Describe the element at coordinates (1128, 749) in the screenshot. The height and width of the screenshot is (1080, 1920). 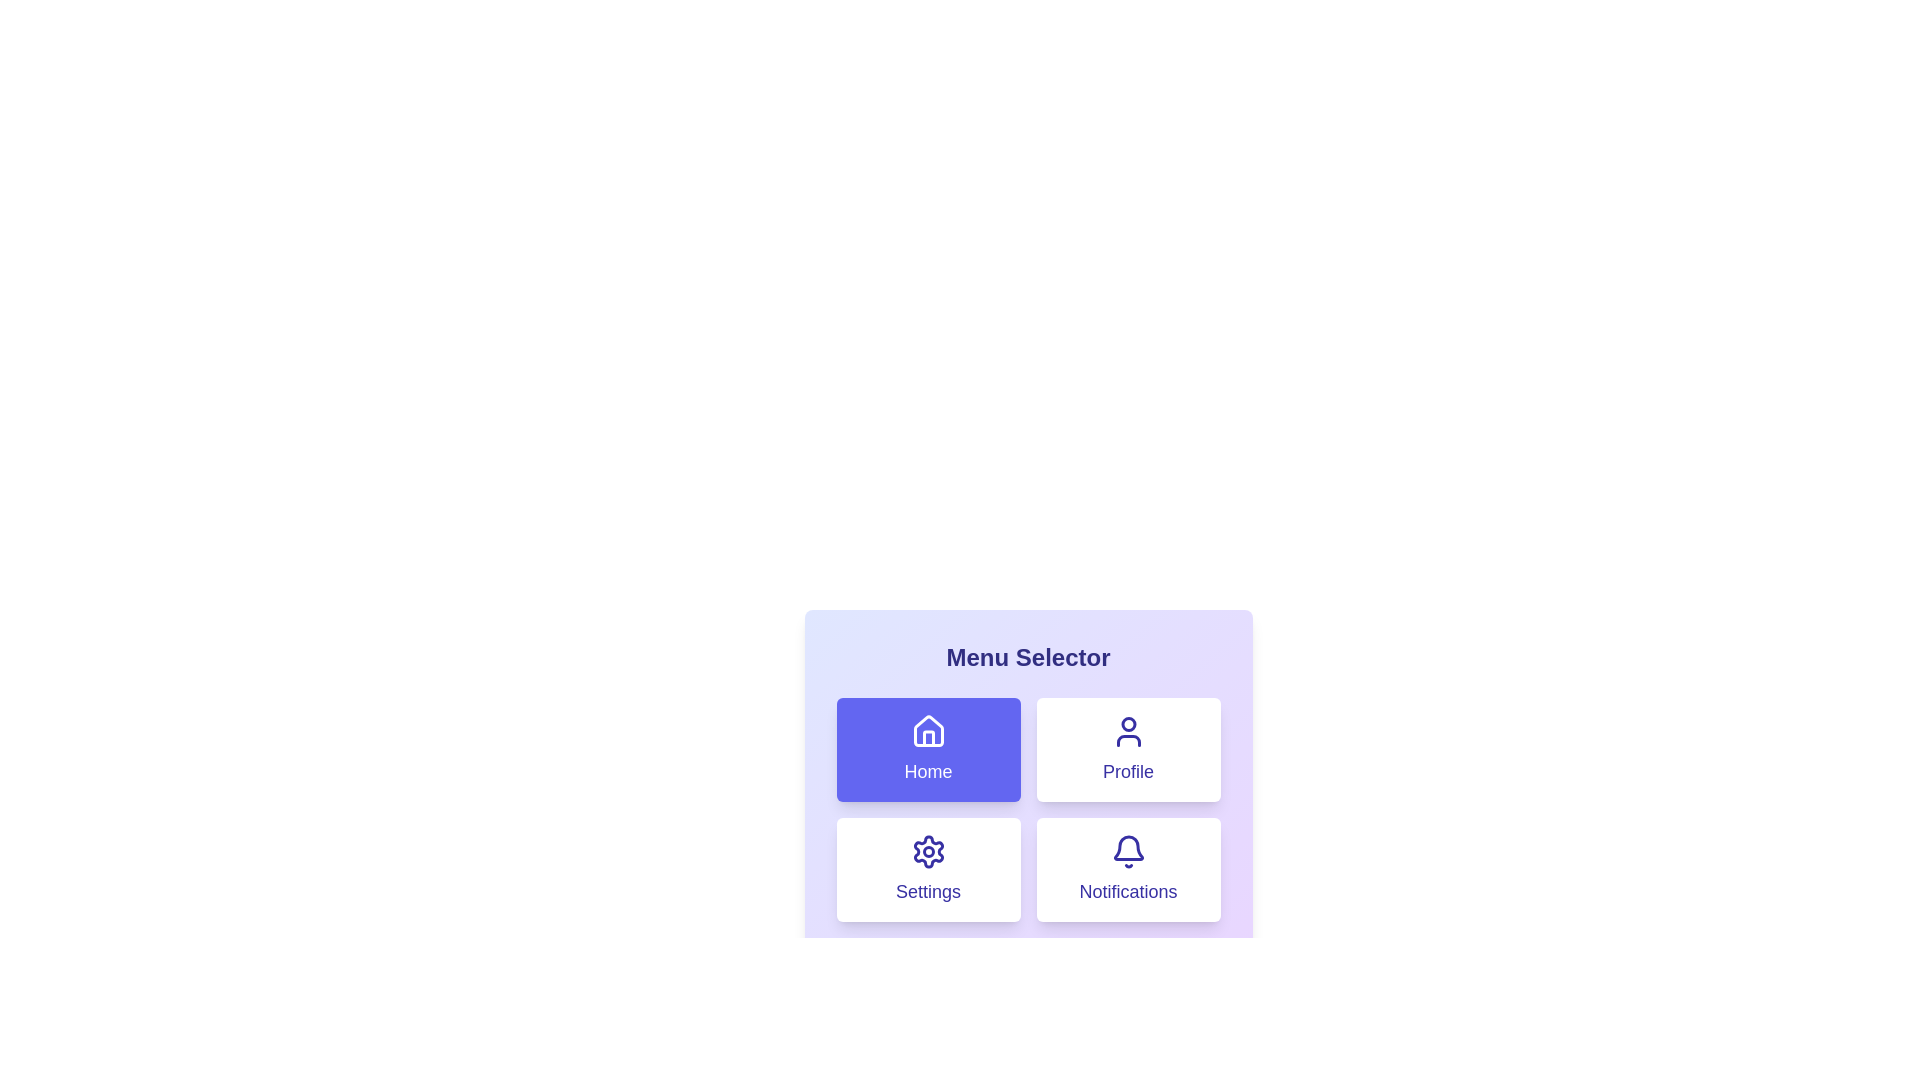
I see `the menu option Profile` at that location.